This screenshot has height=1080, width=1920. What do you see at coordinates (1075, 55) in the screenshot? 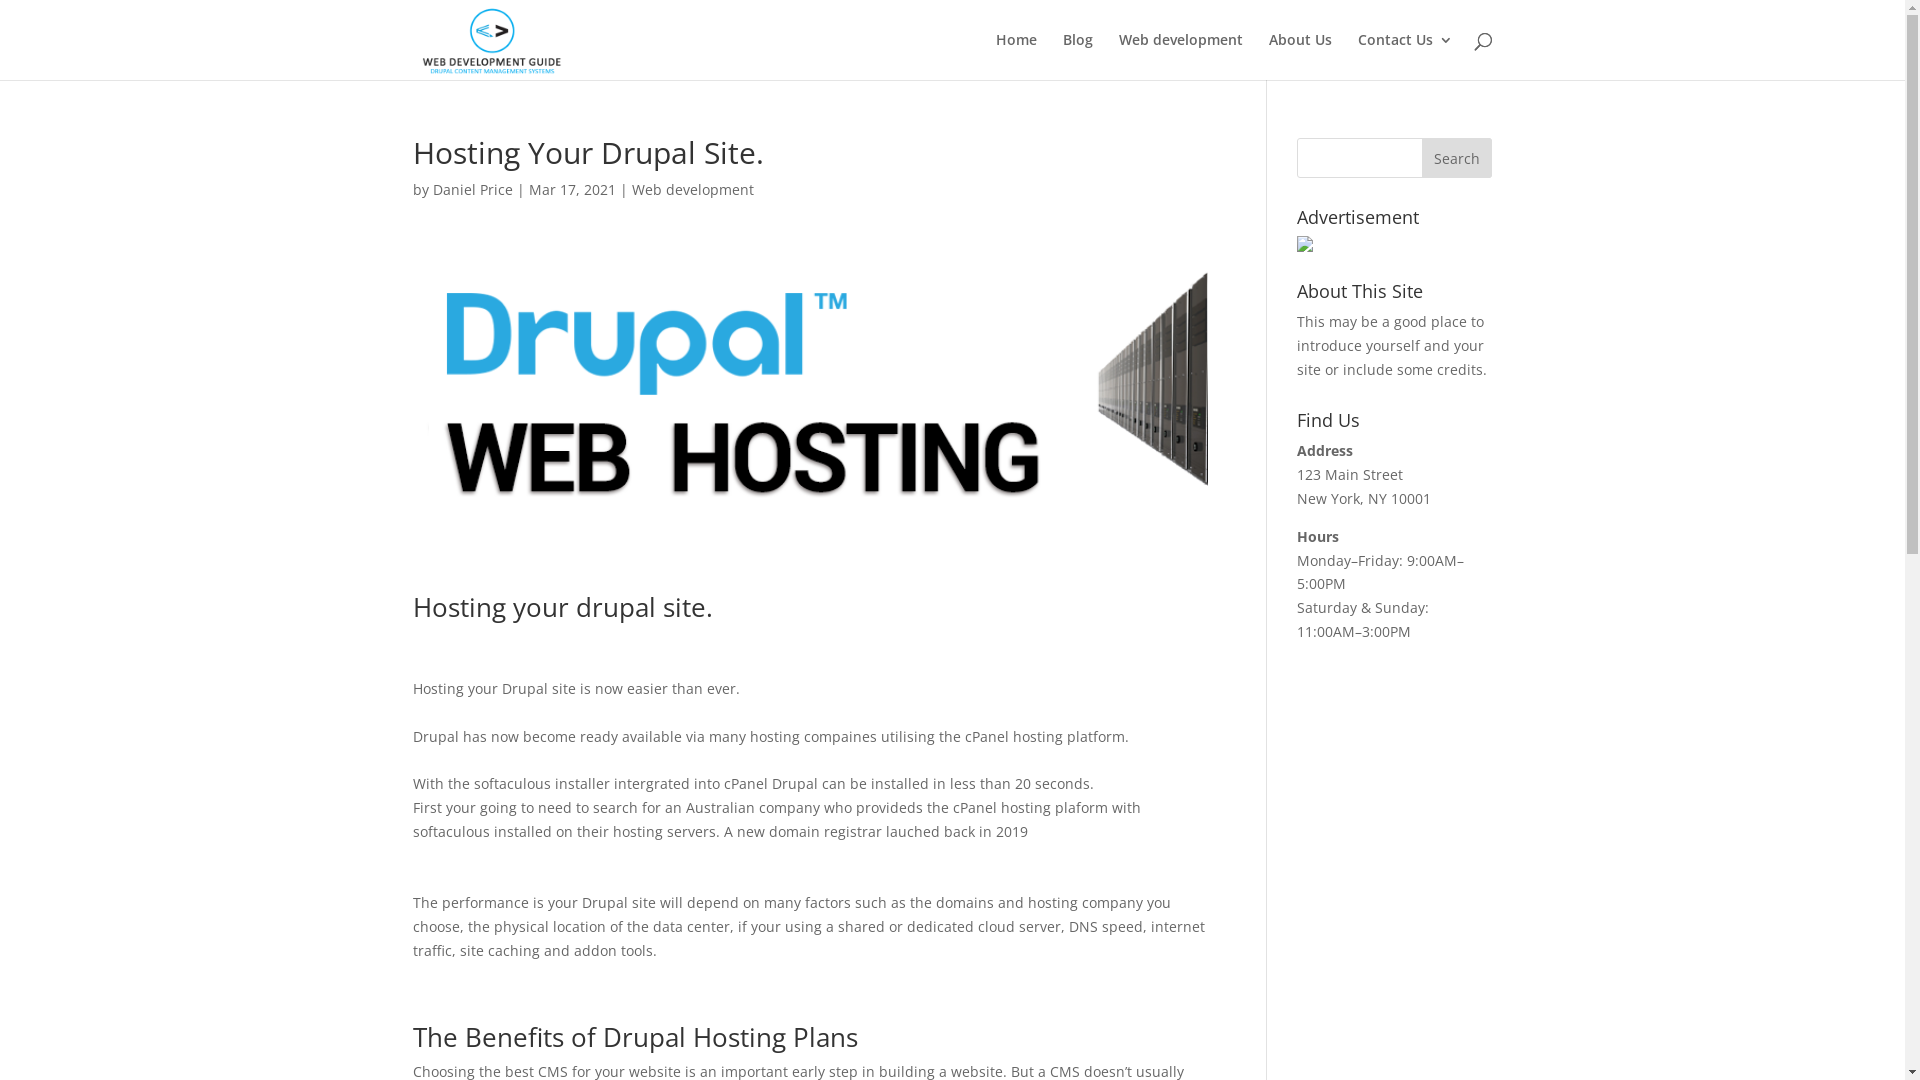
I see `'Blog'` at bounding box center [1075, 55].